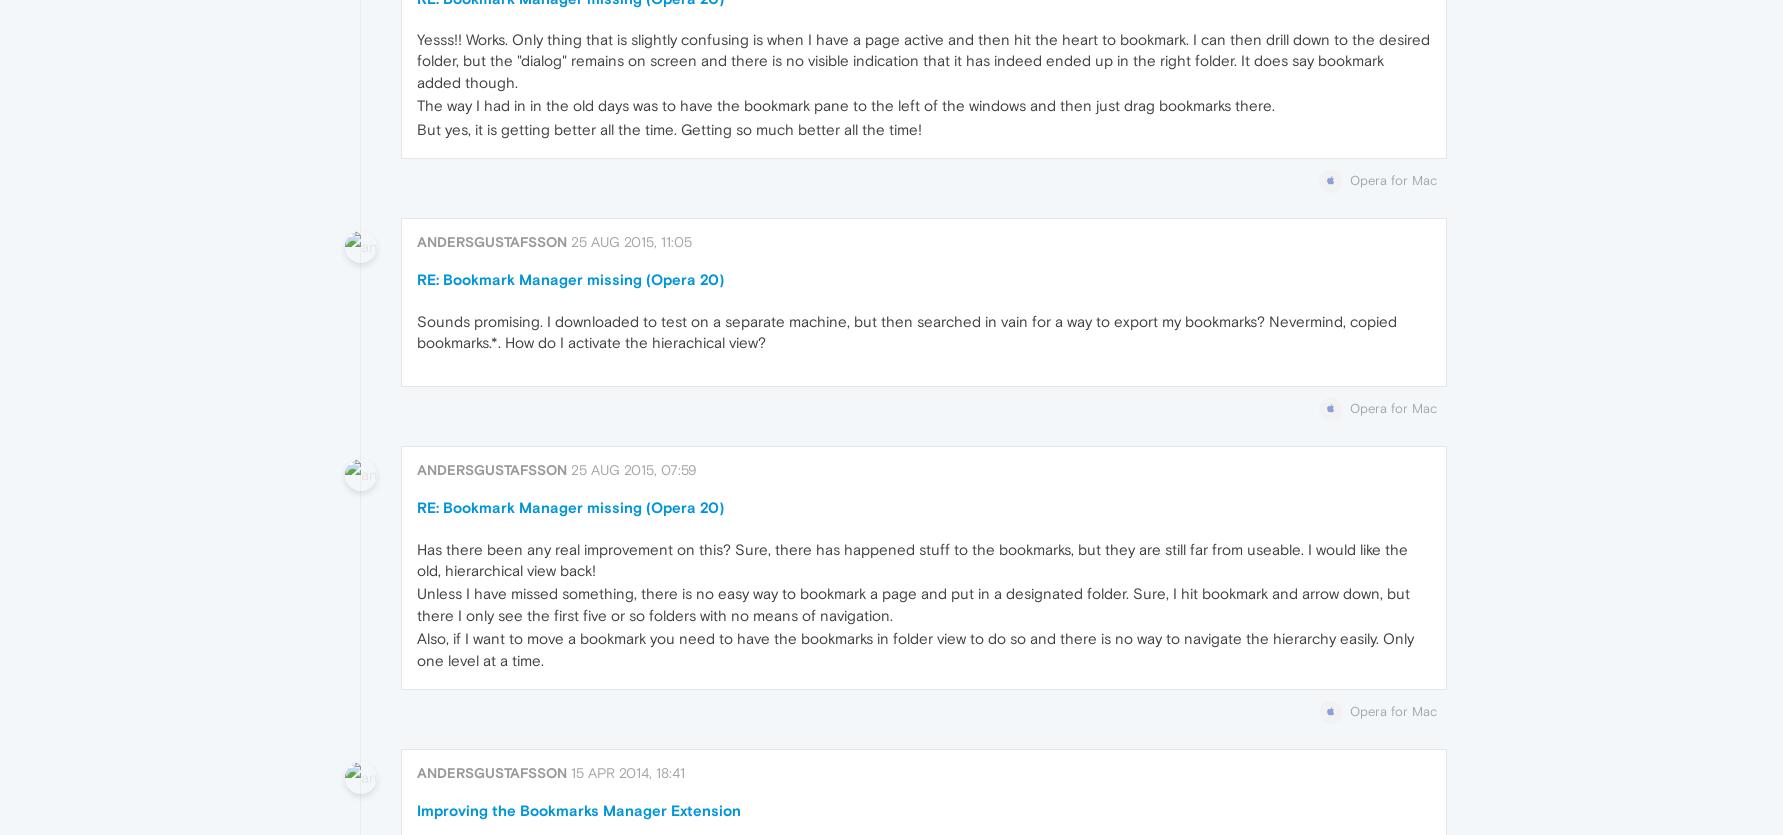 The width and height of the screenshot is (1783, 835). What do you see at coordinates (921, 60) in the screenshot?
I see `'Yesss!! Works. Only thing that is slightly confusing is when I have a page active and then hit the heart to bookmark. I can then drill down to the desired folder, but the "dialog" remains on screen and there is no visible indication that it has indeed ended up in the right folder. It does say bookmark added though.'` at bounding box center [921, 60].